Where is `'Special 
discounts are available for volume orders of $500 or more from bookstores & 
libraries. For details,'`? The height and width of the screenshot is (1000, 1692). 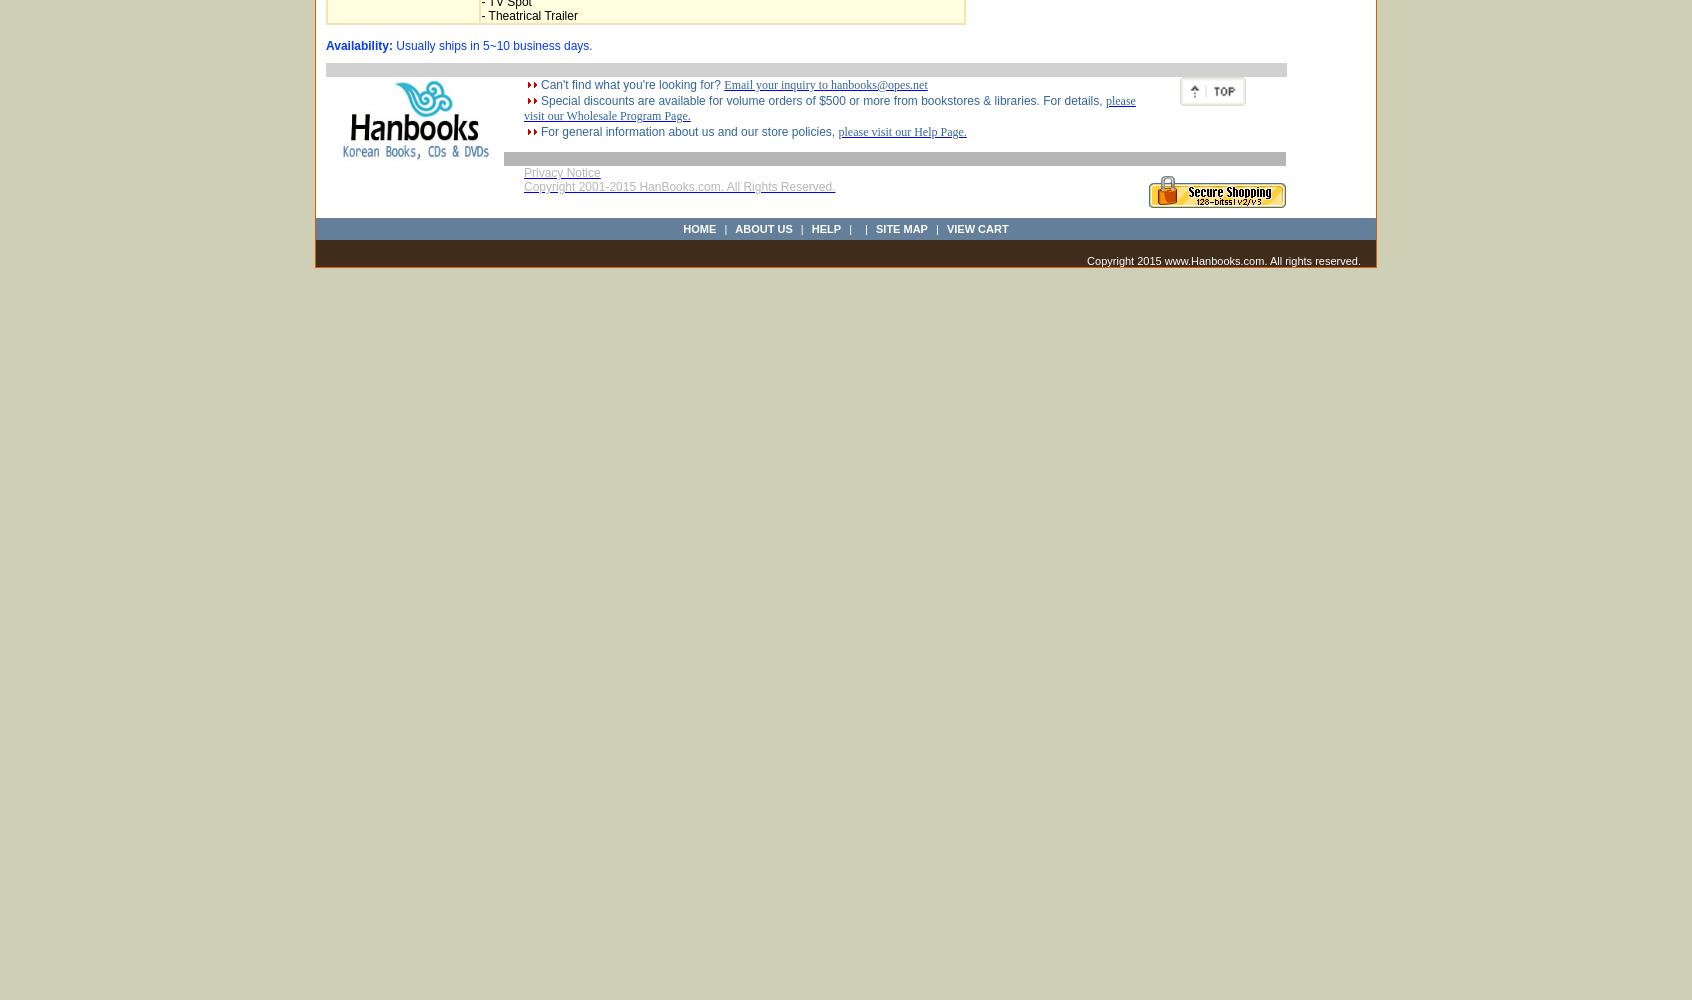 'Special 
discounts are available for volume orders of $500 or more from bookstores & 
libraries. For details,' is located at coordinates (822, 100).